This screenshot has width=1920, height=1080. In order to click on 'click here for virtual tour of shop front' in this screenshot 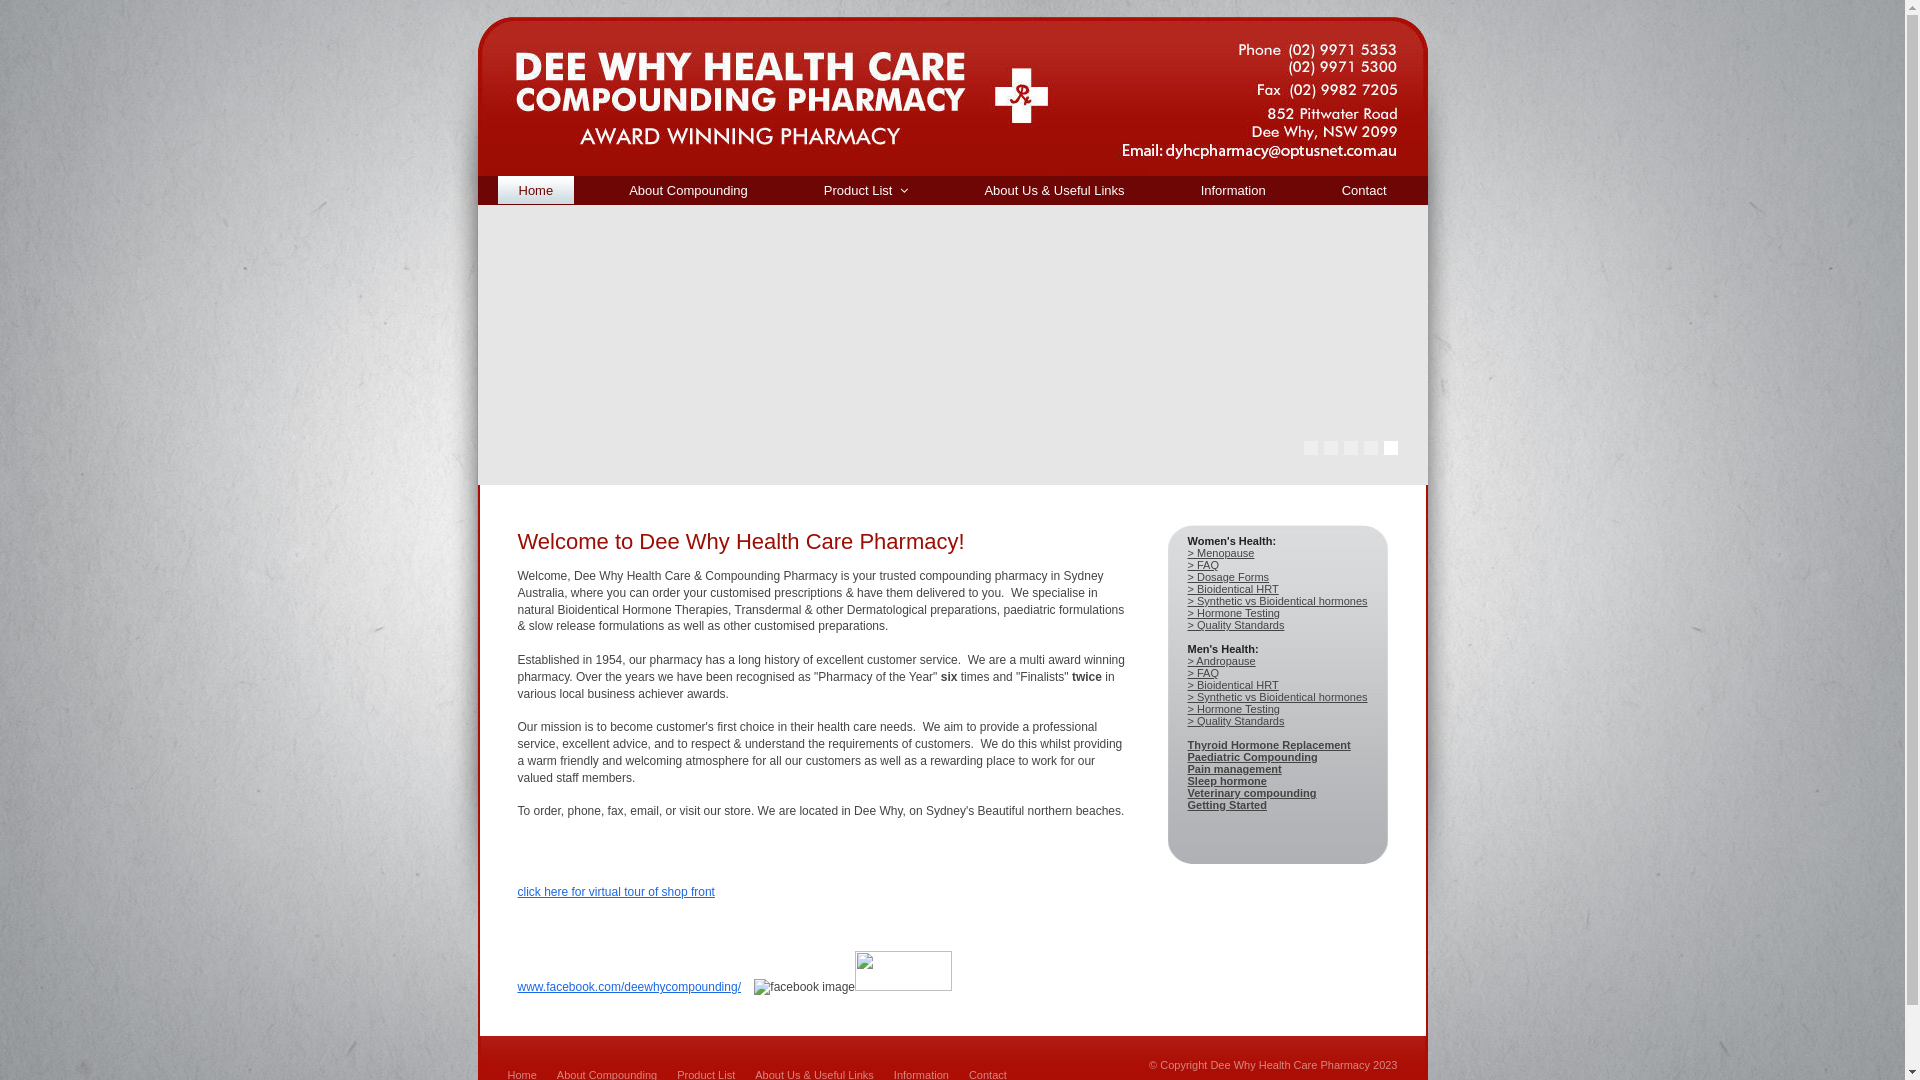, I will do `click(518, 890)`.